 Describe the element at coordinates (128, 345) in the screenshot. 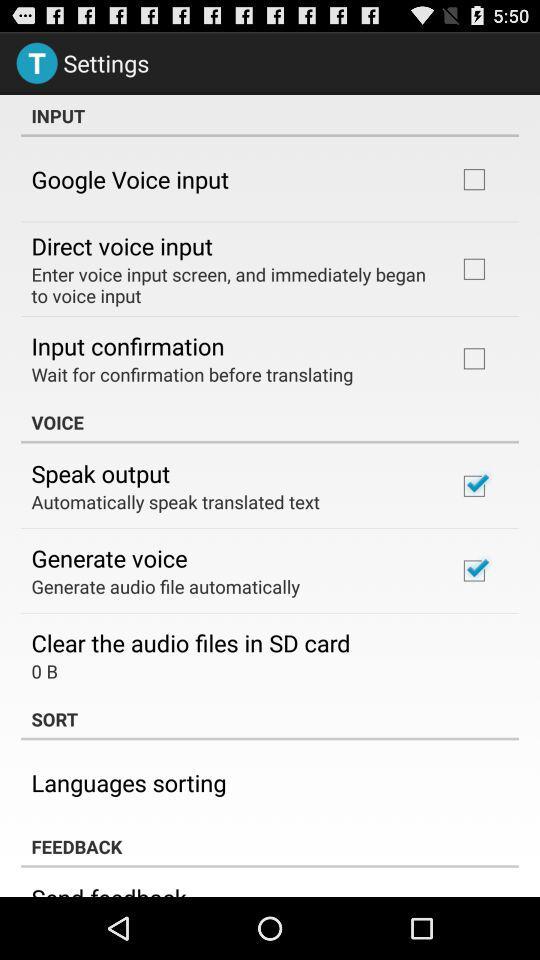

I see `input confirmation item` at that location.